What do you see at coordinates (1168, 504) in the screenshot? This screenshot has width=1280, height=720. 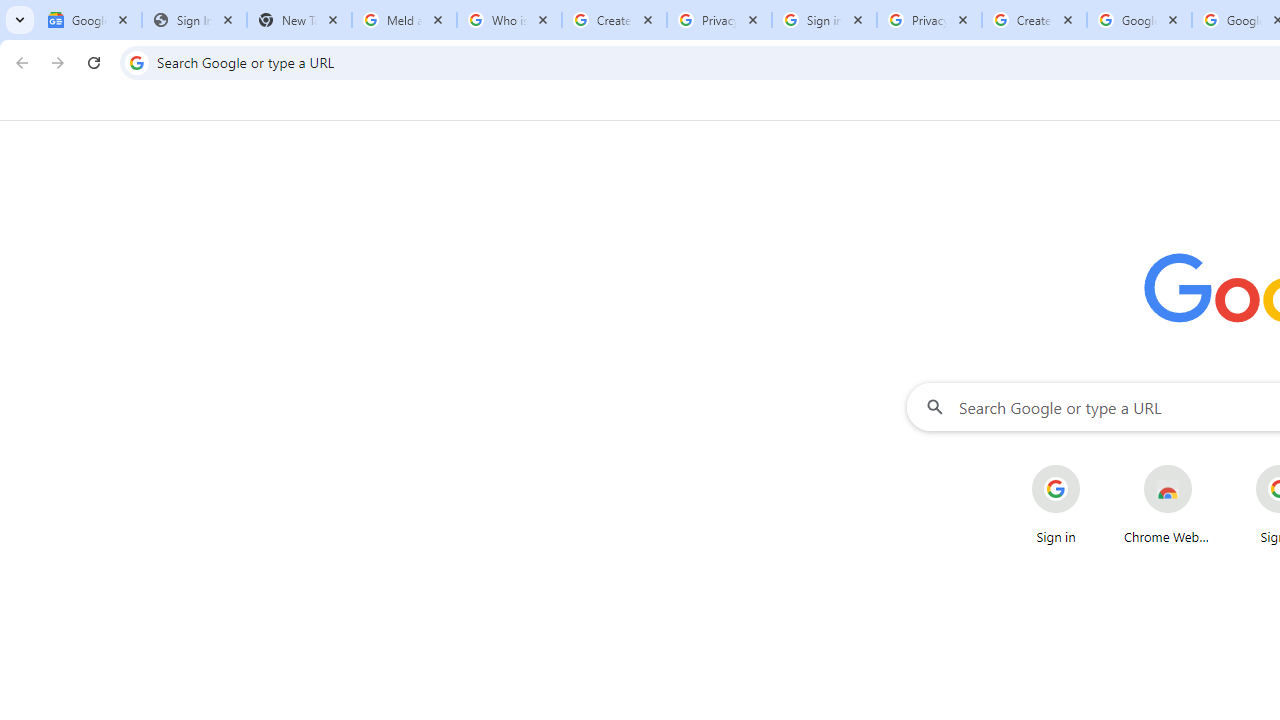 I see `'Chrome Web Store'` at bounding box center [1168, 504].